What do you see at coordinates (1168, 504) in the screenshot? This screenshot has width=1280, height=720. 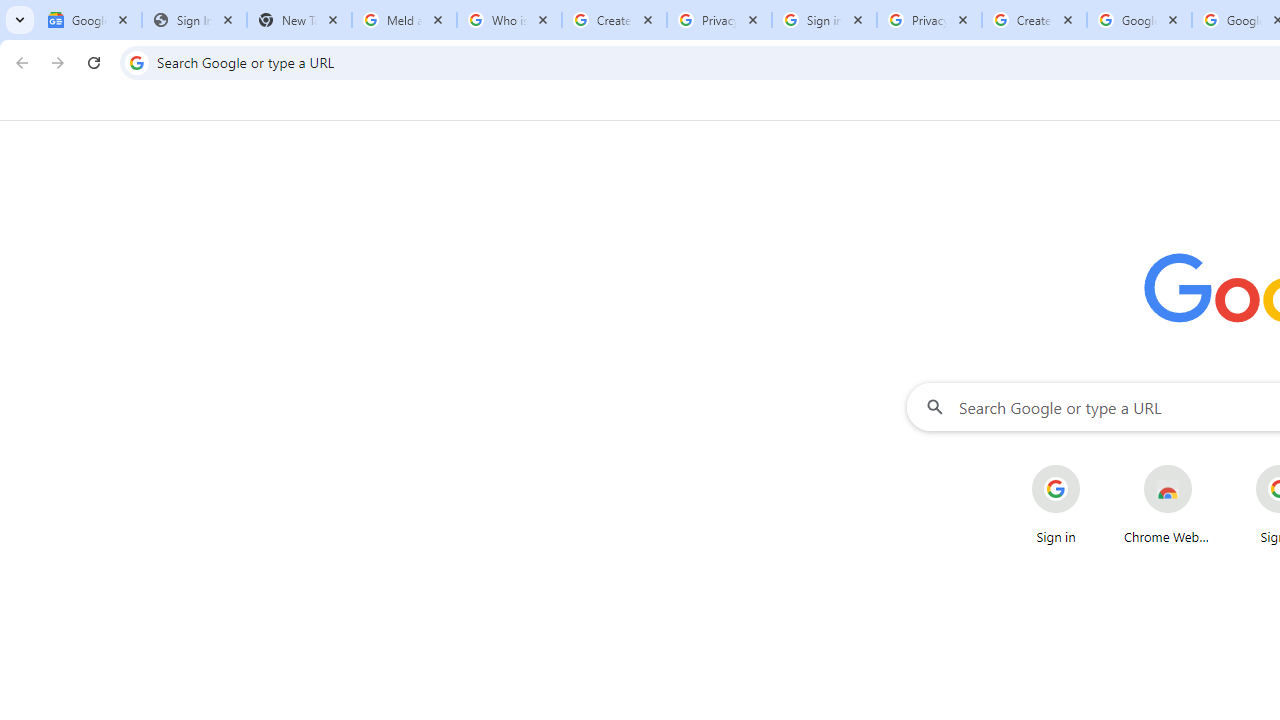 I see `'Chrome Web Store'` at bounding box center [1168, 504].